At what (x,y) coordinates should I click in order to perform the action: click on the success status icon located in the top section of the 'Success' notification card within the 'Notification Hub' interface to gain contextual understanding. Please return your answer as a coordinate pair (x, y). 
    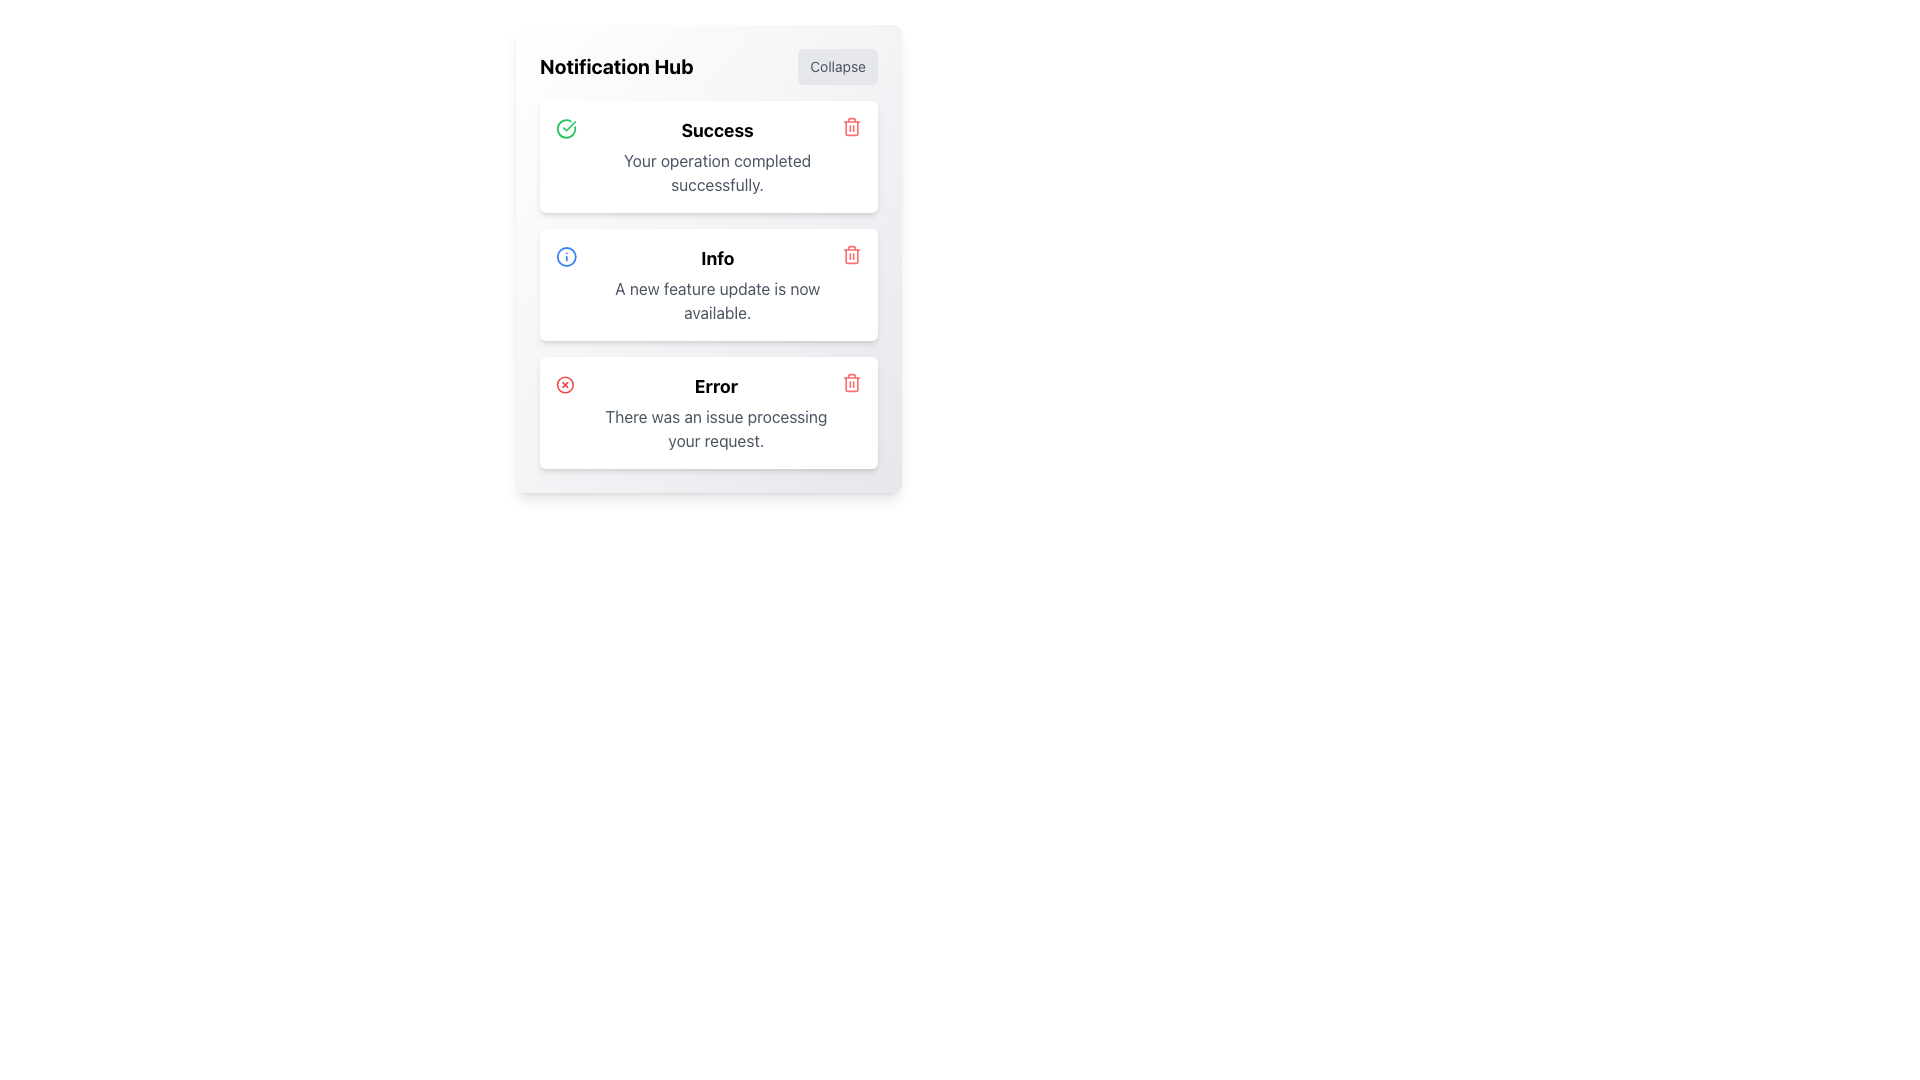
    Looking at the image, I should click on (568, 126).